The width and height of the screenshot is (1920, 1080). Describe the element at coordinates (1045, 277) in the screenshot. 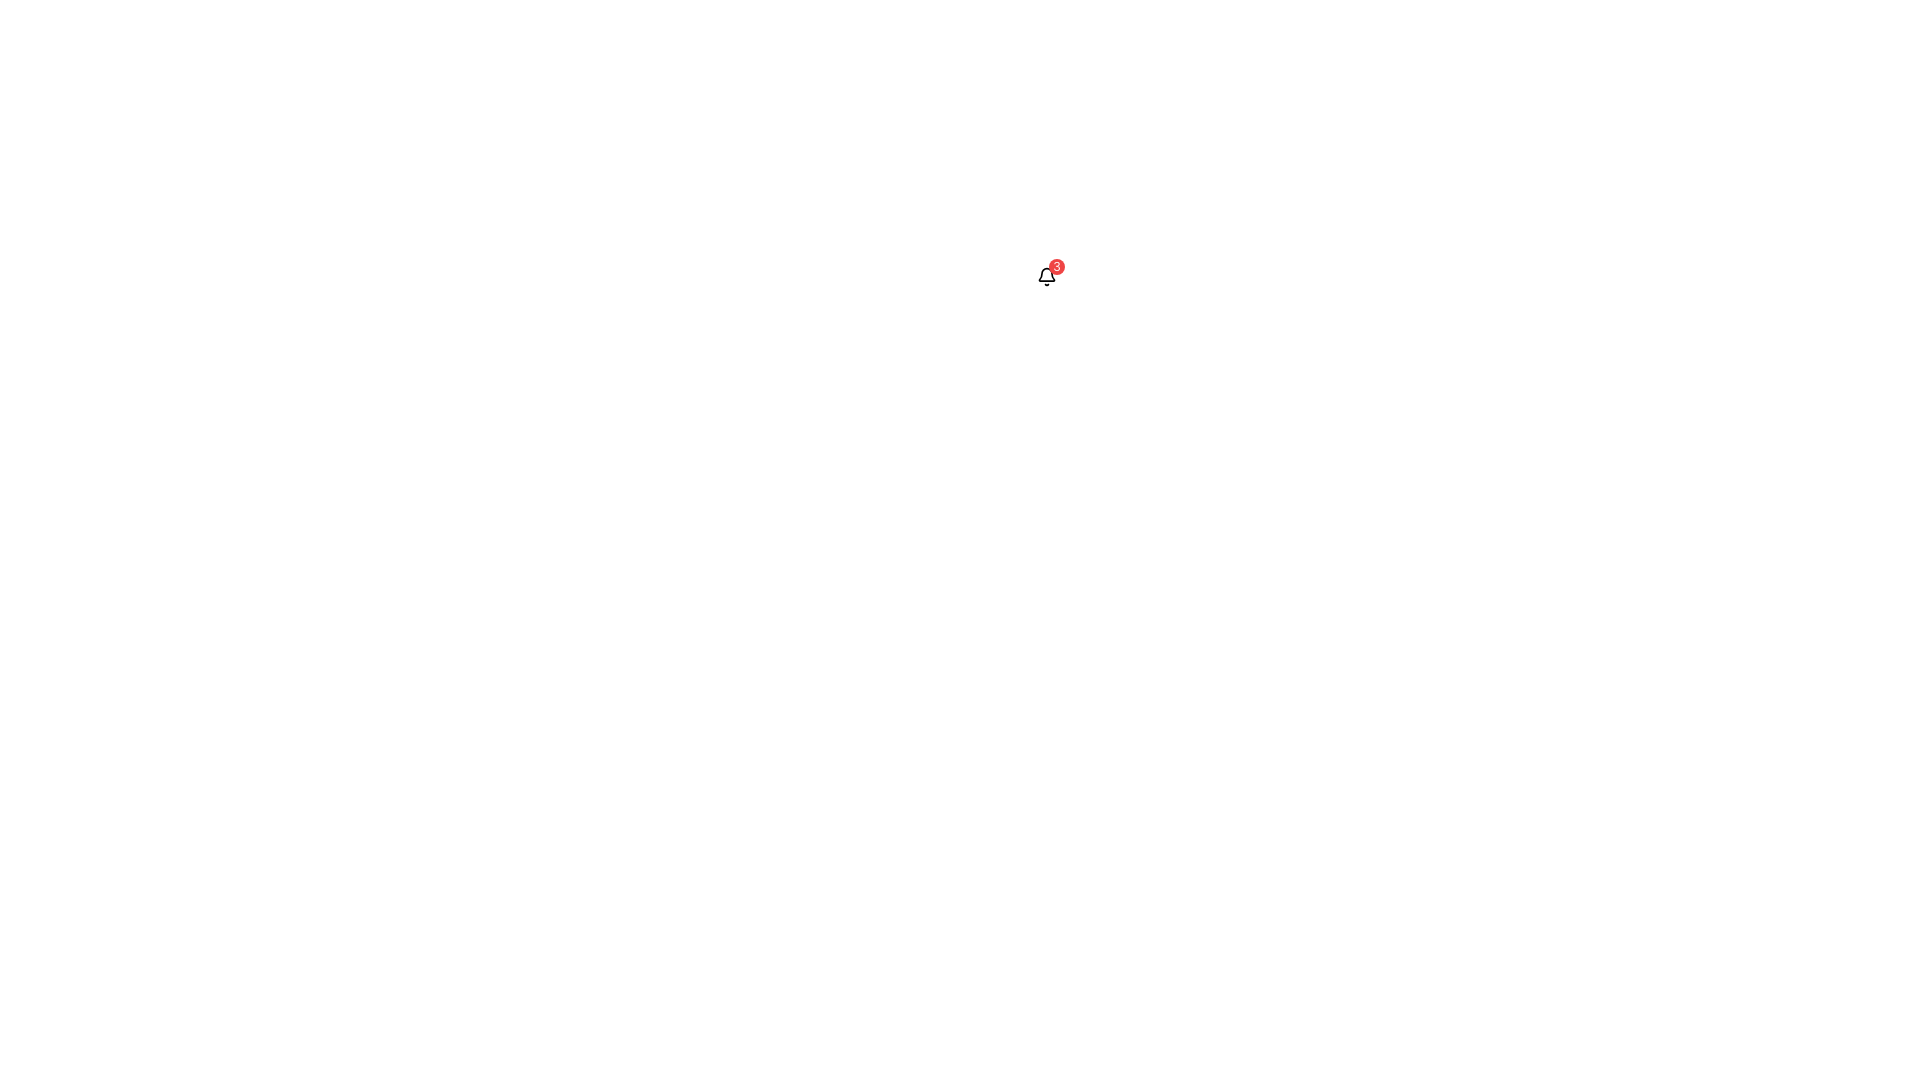

I see `the notifications by clicking on the Notification badge located at the top-right corner of the bell icon, which indicates three pending notifications` at that location.